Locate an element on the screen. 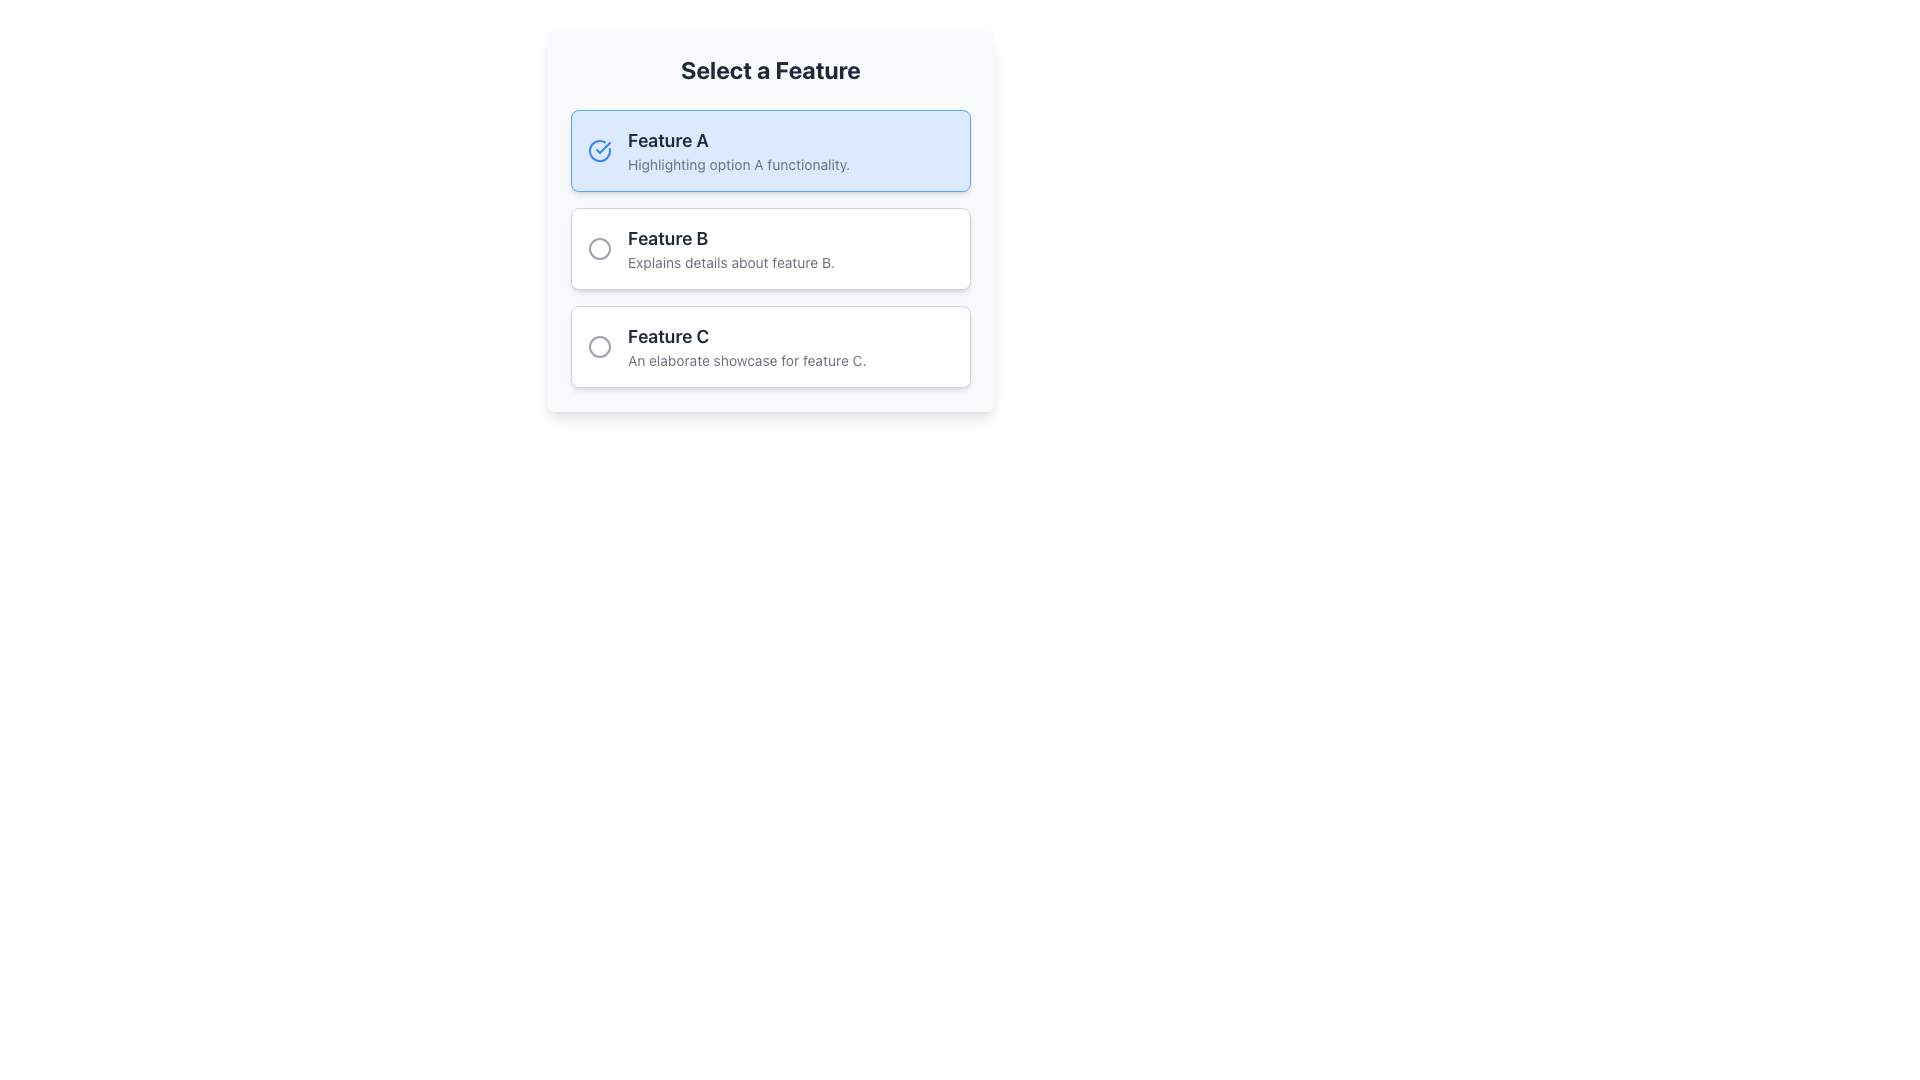 This screenshot has height=1080, width=1920. the informational text label reading 'An elaborate showcase for feature C.' to potentially reveal tooltips is located at coordinates (746, 361).